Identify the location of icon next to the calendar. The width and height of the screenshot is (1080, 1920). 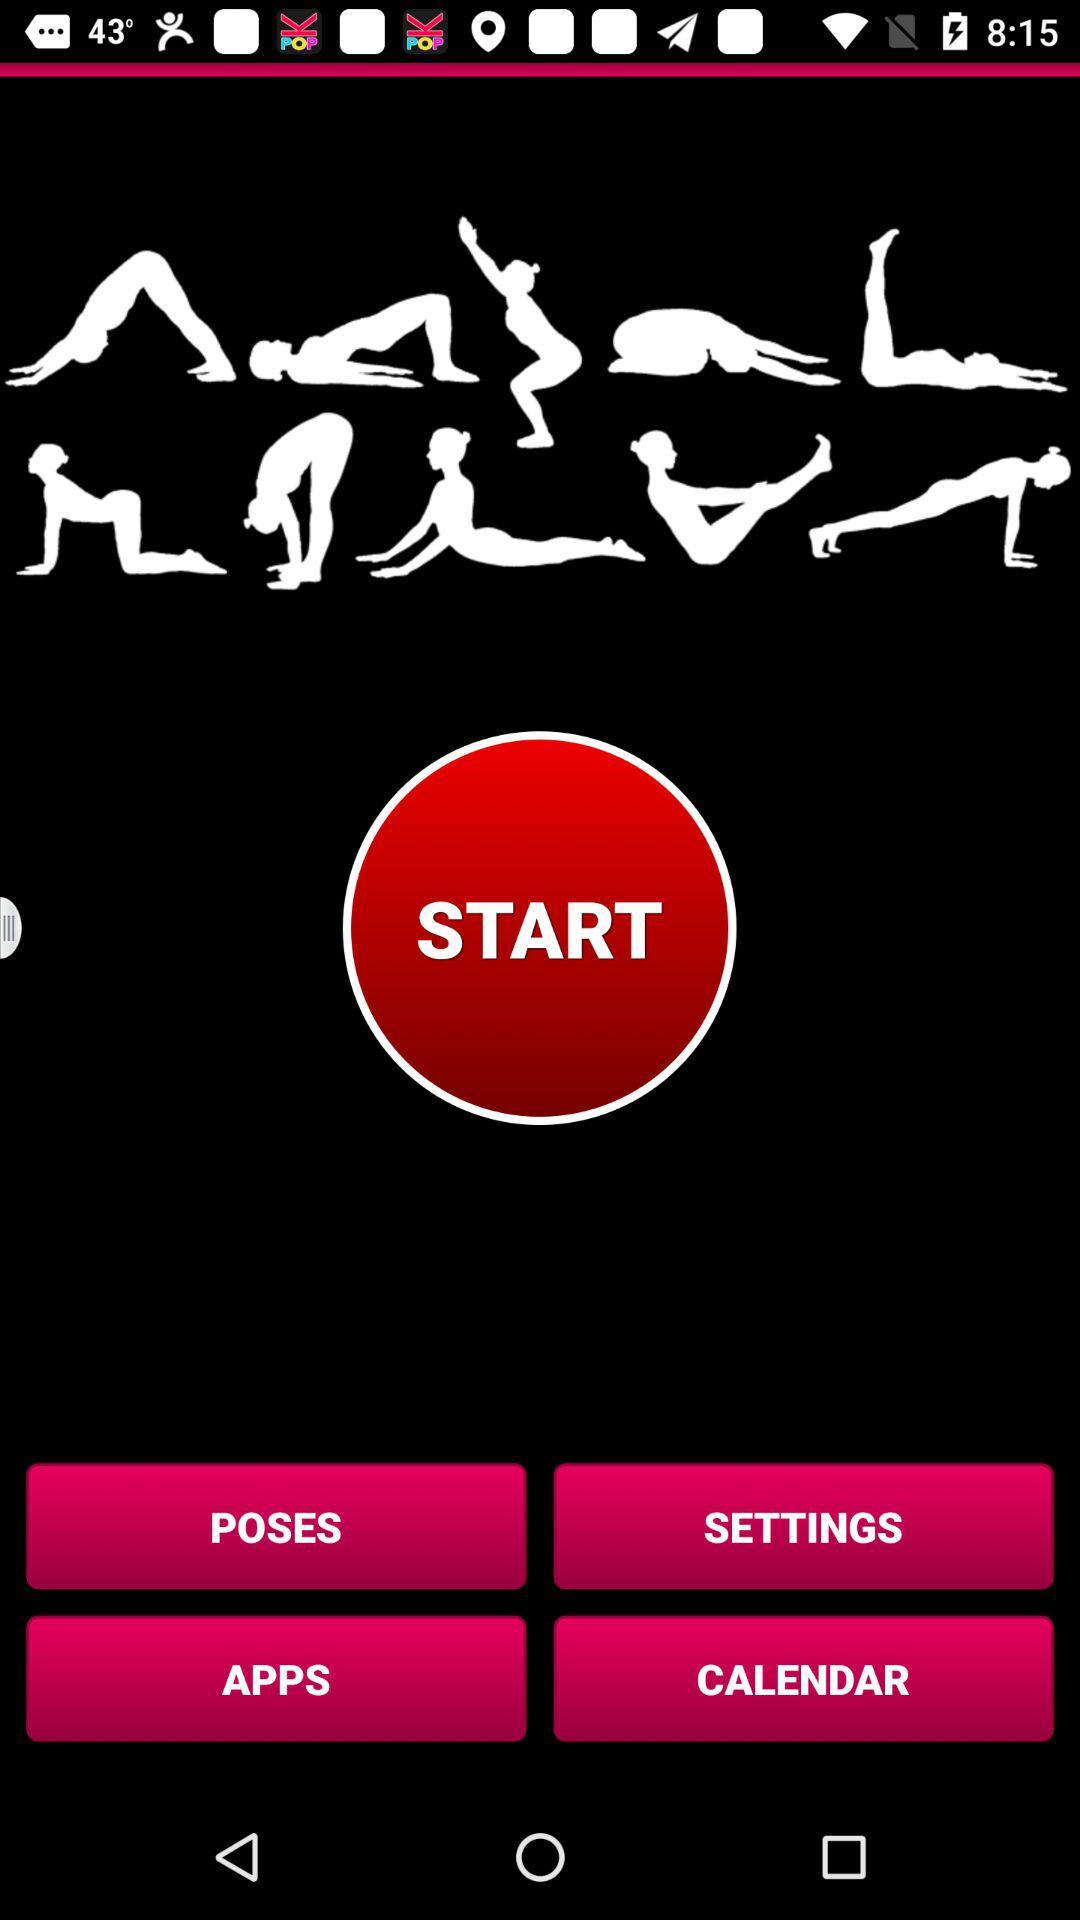
(276, 1678).